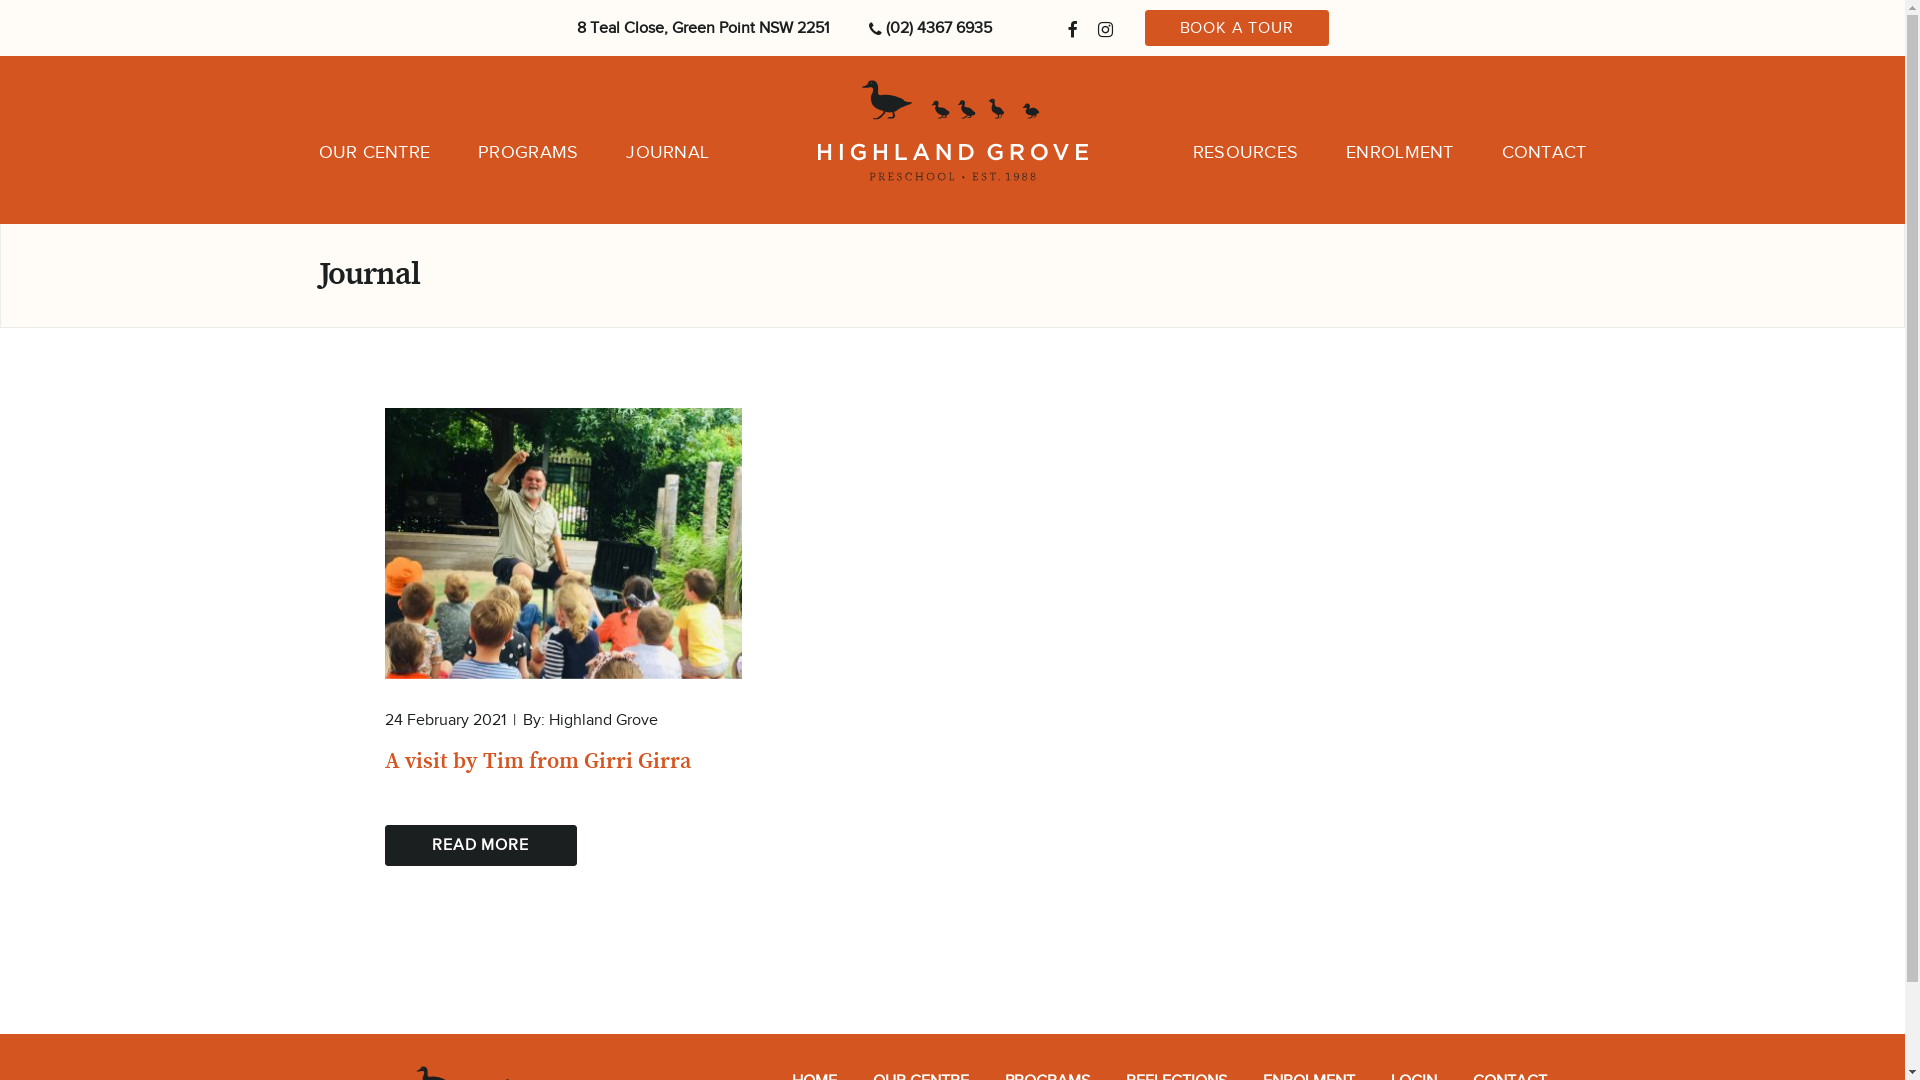 This screenshot has height=1080, width=1920. I want to click on 'BOOK A TOUR', so click(1235, 27).